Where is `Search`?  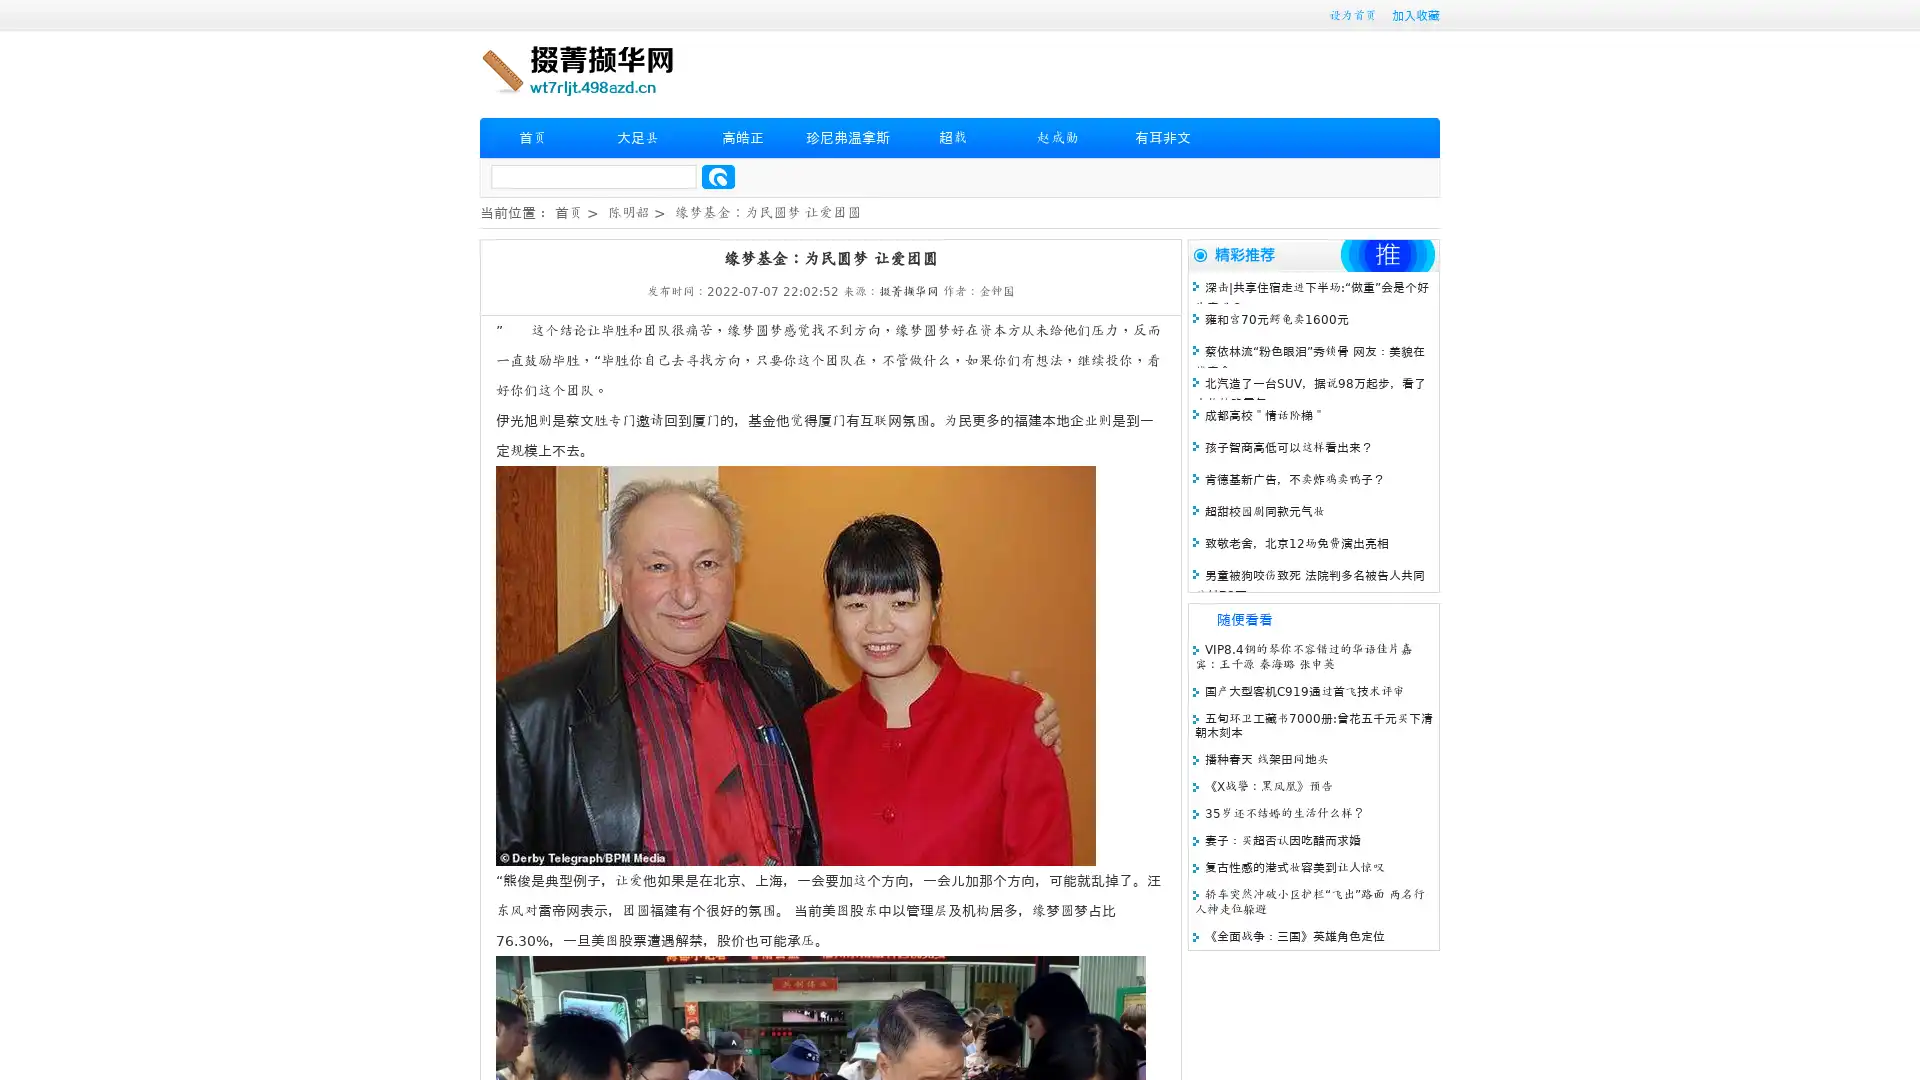 Search is located at coordinates (718, 176).